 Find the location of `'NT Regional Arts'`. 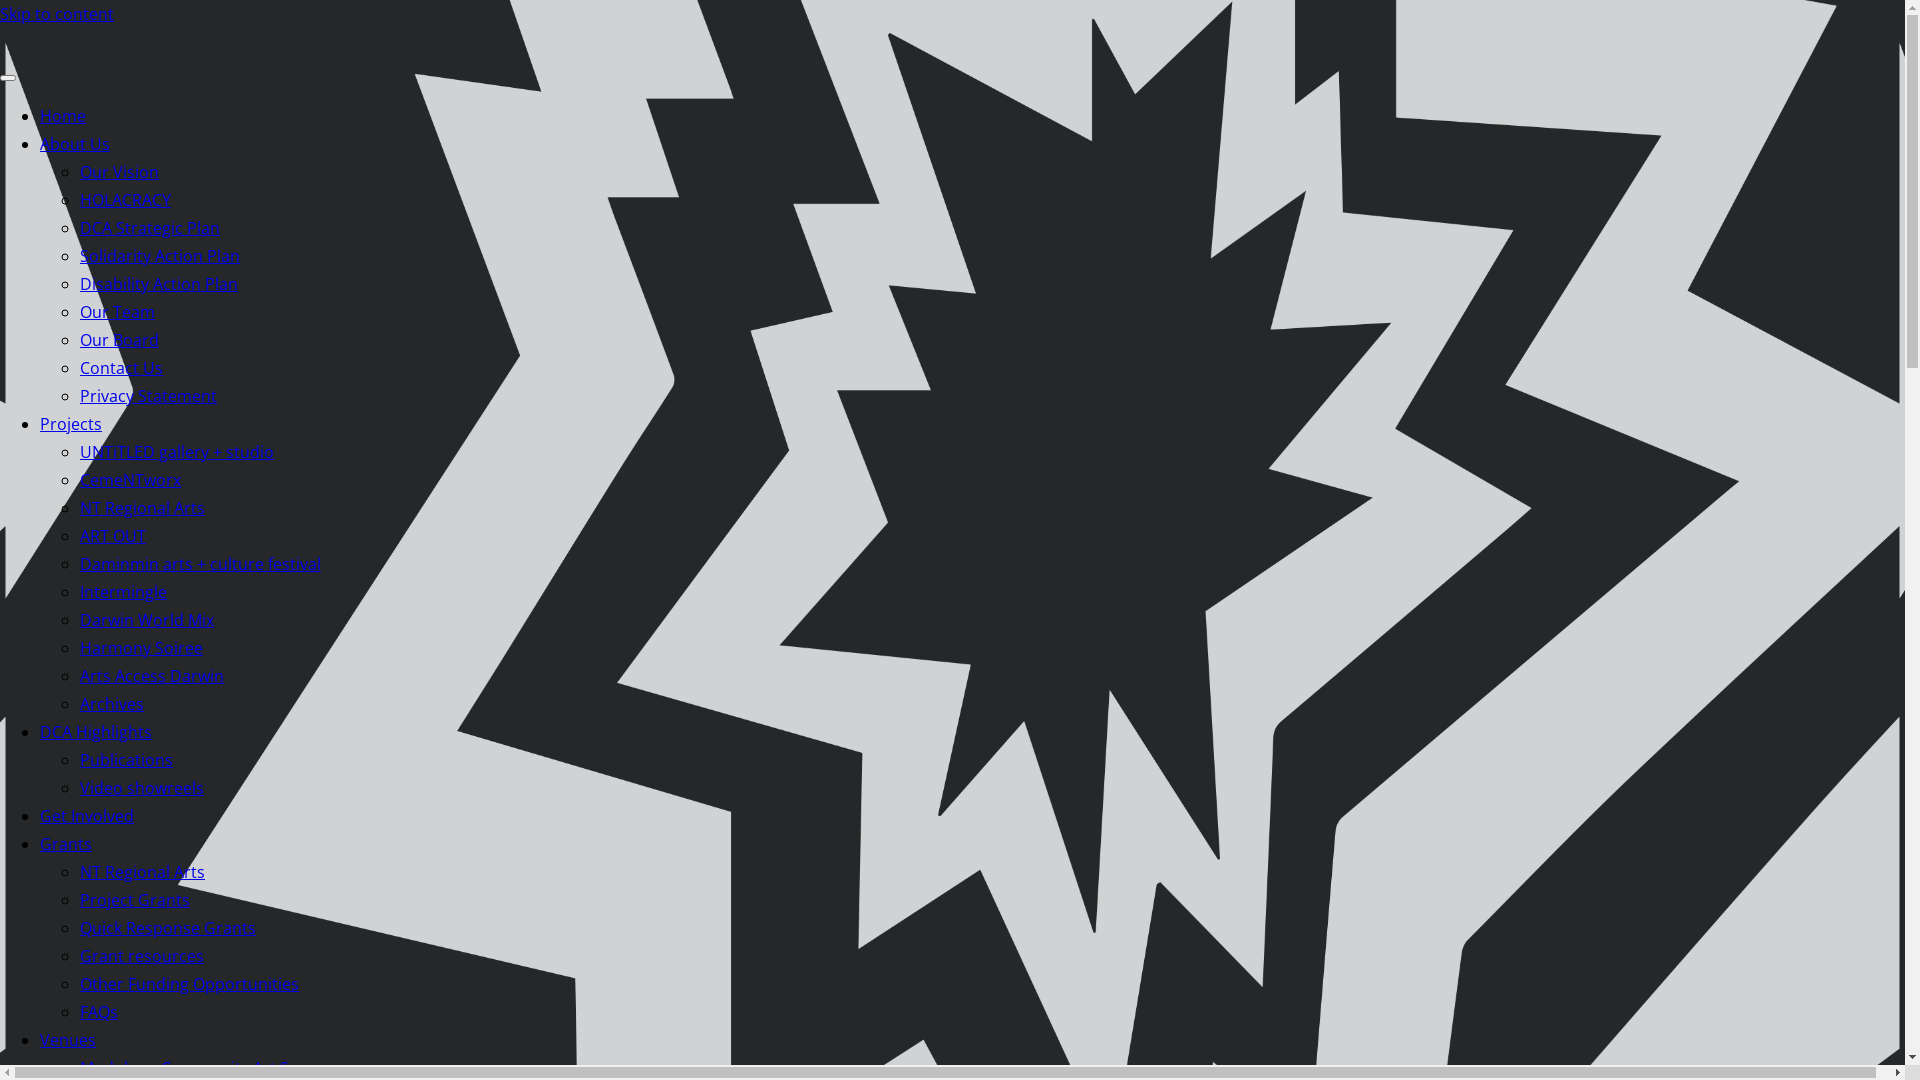

'NT Regional Arts' is located at coordinates (141, 870).